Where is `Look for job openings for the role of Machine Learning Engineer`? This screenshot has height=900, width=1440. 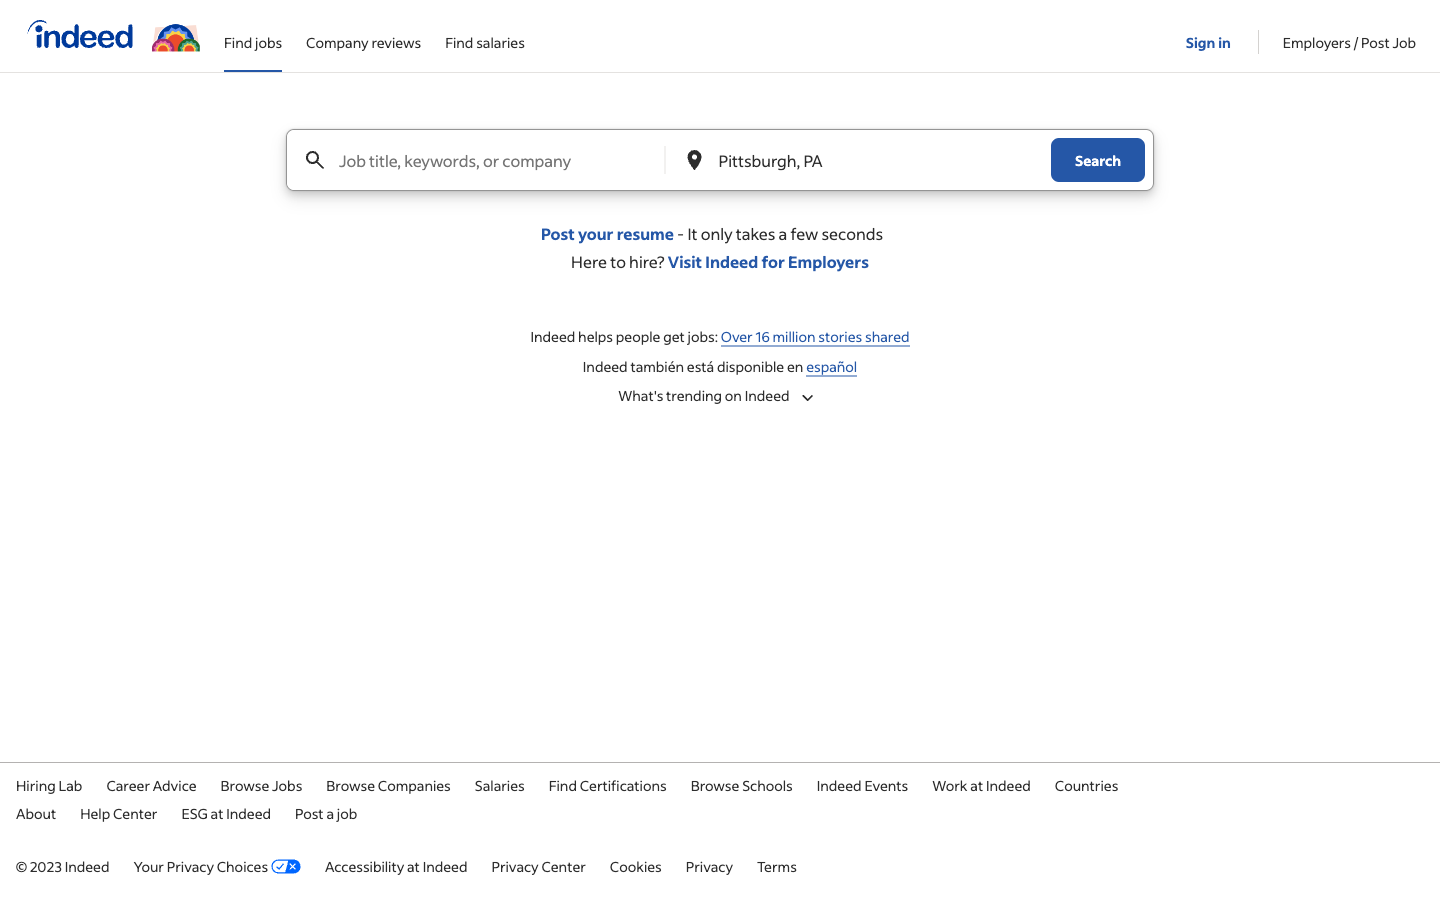 Look for job openings for the role of Machine Learning Engineer is located at coordinates (498, 160).